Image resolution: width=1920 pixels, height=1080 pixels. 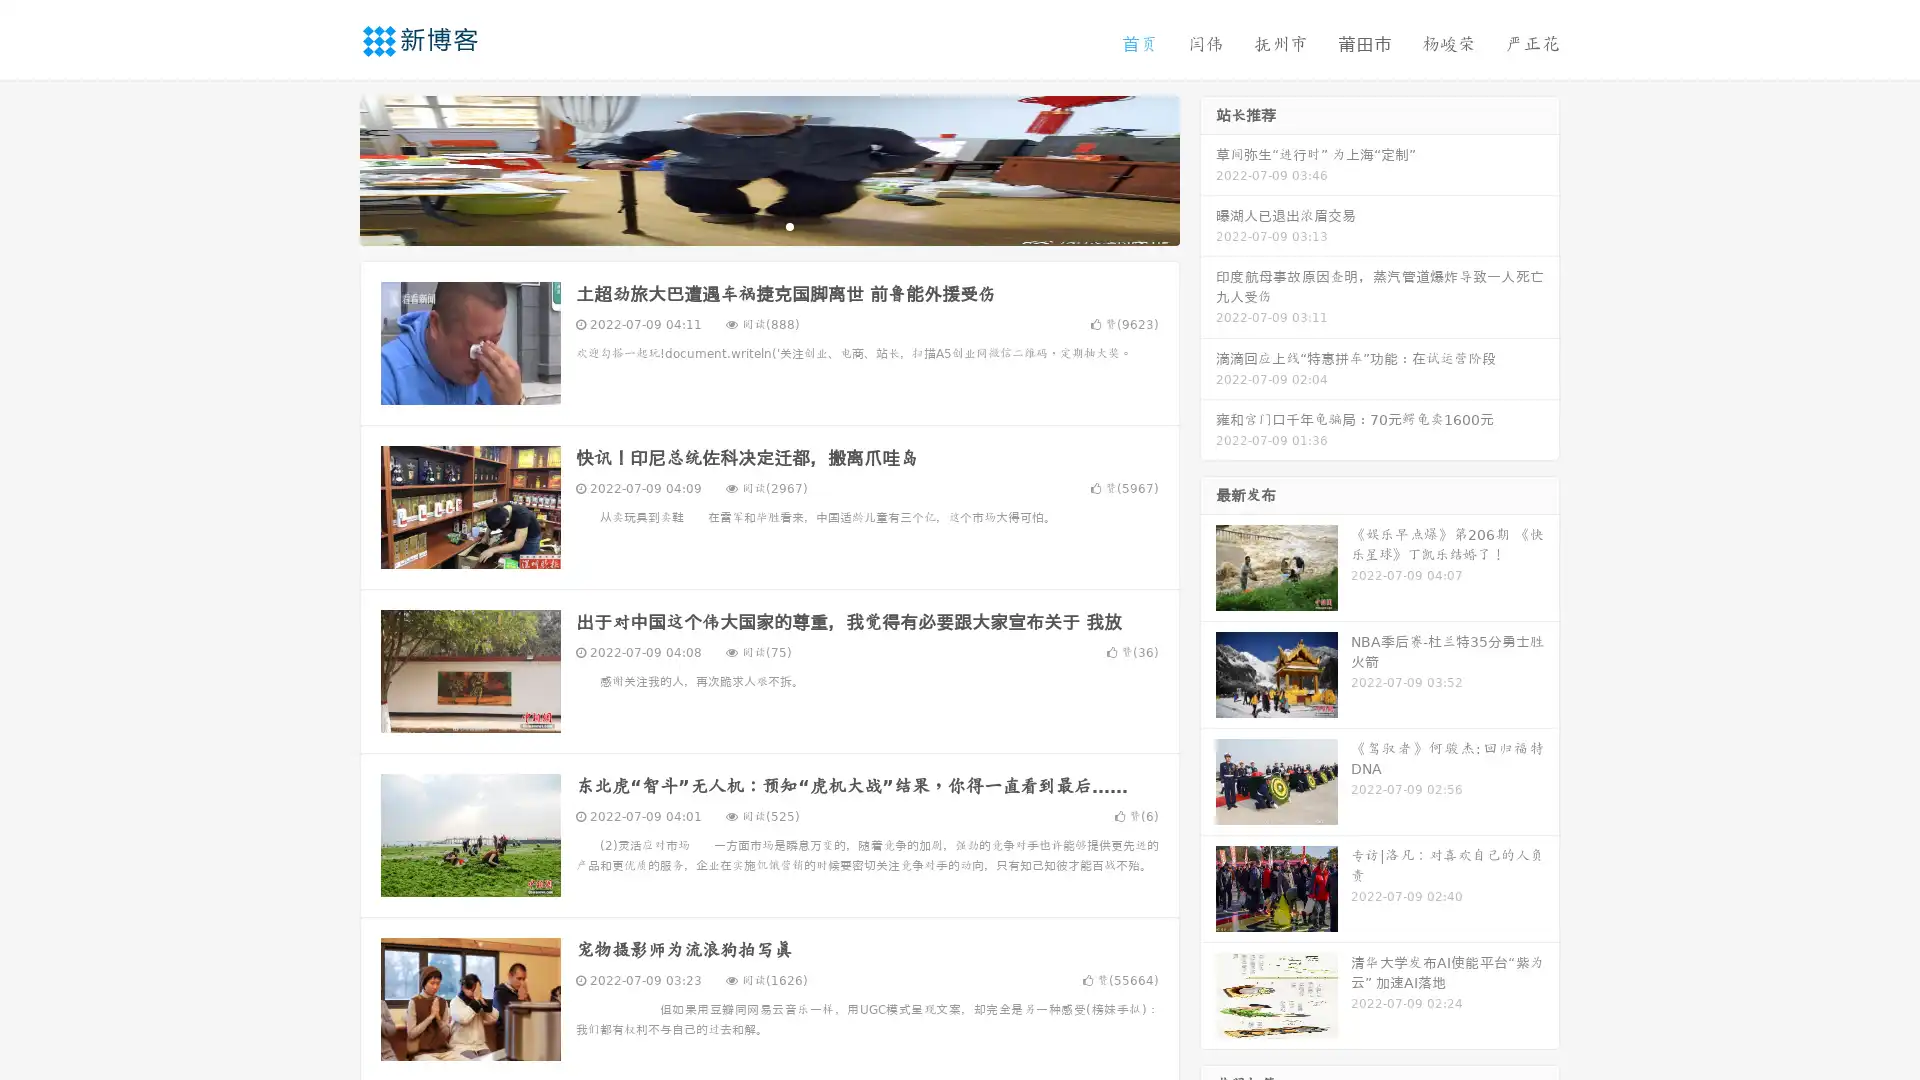 What do you see at coordinates (748, 225) in the screenshot?
I see `Go to slide 1` at bounding box center [748, 225].